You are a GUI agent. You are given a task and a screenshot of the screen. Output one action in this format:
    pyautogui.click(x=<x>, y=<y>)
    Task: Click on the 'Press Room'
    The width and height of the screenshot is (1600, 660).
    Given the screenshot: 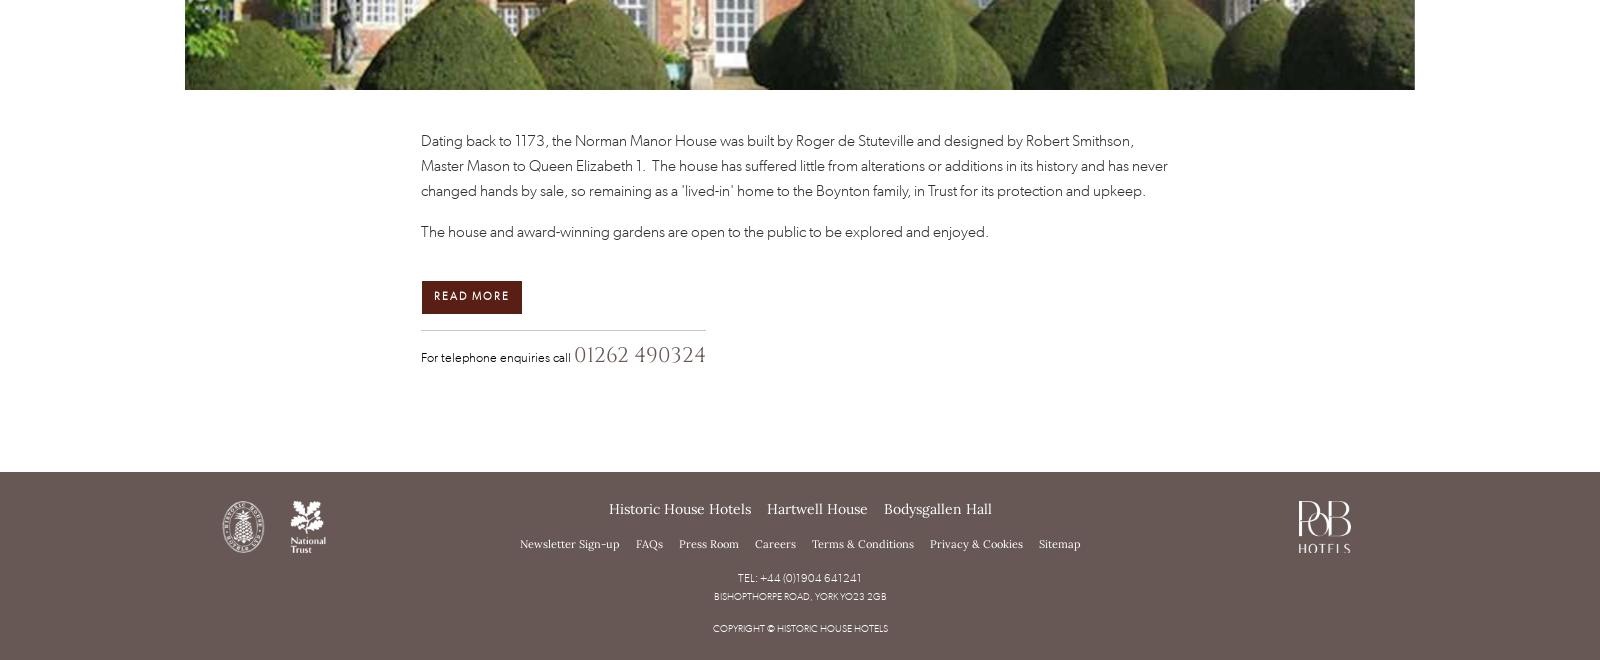 What is the action you would take?
    pyautogui.click(x=708, y=542)
    